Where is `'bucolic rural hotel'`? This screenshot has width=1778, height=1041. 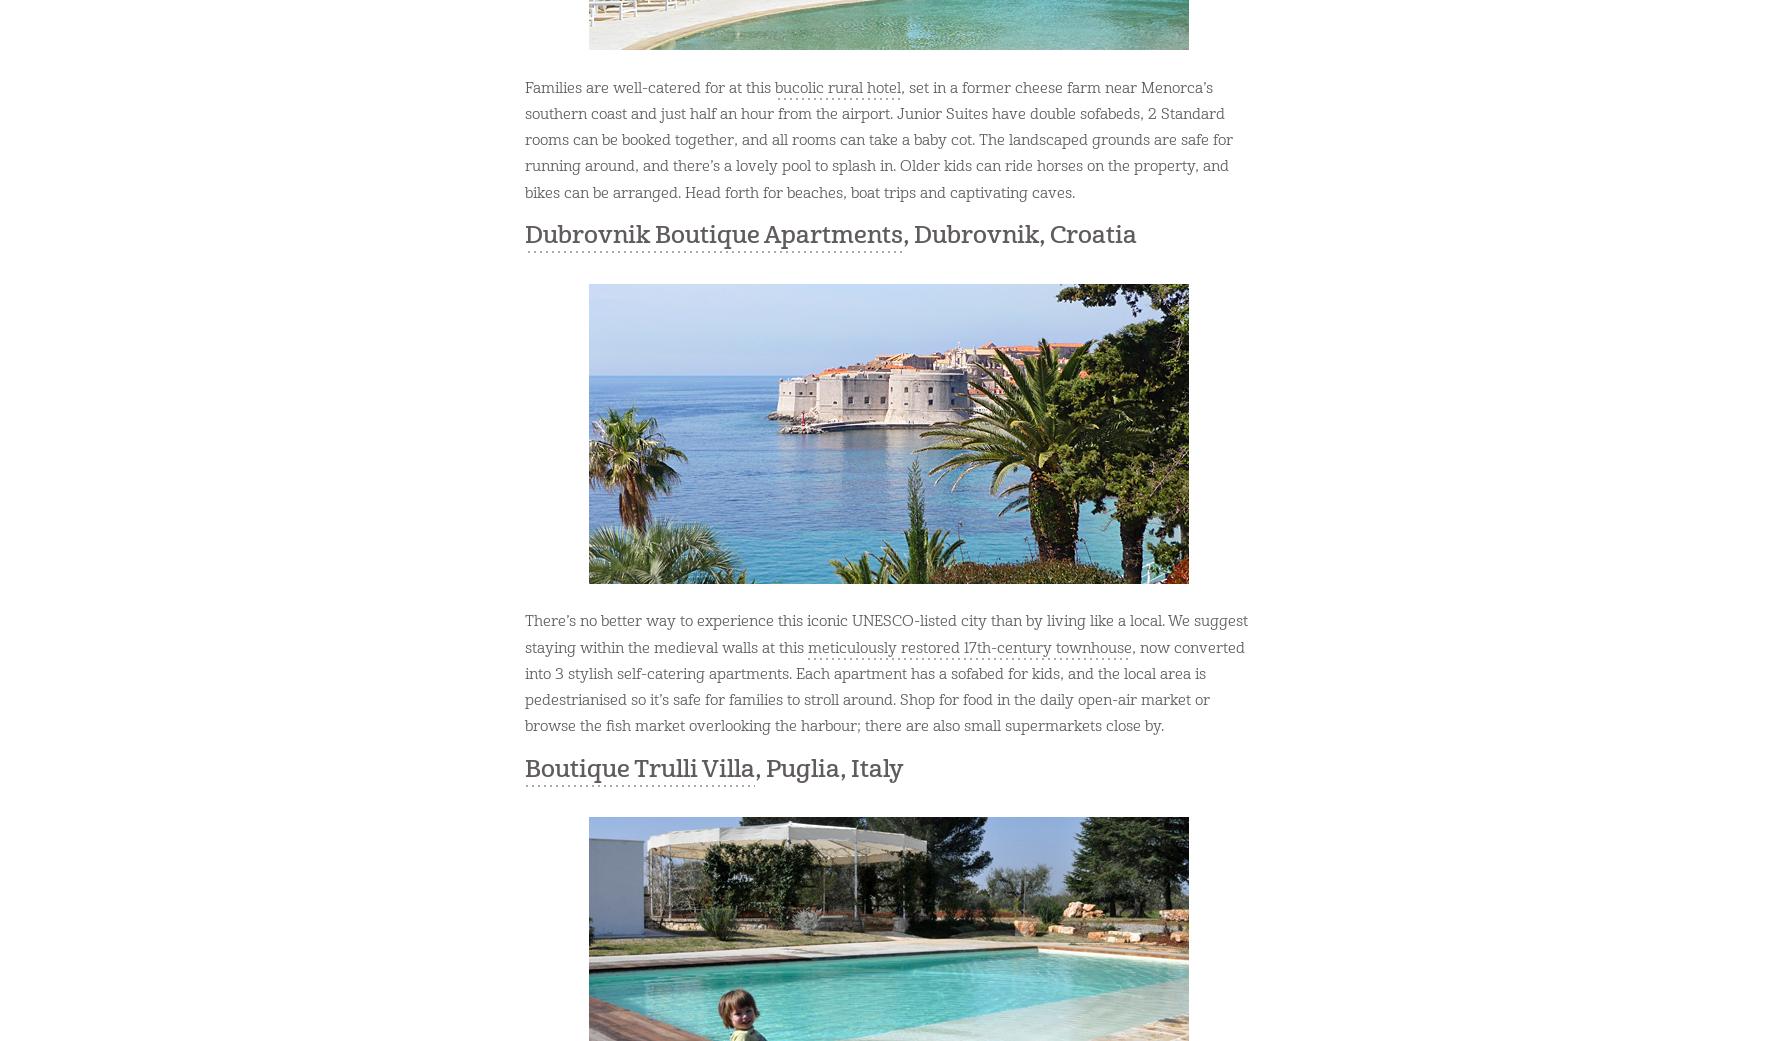
'bucolic rural hotel' is located at coordinates (836, 86).